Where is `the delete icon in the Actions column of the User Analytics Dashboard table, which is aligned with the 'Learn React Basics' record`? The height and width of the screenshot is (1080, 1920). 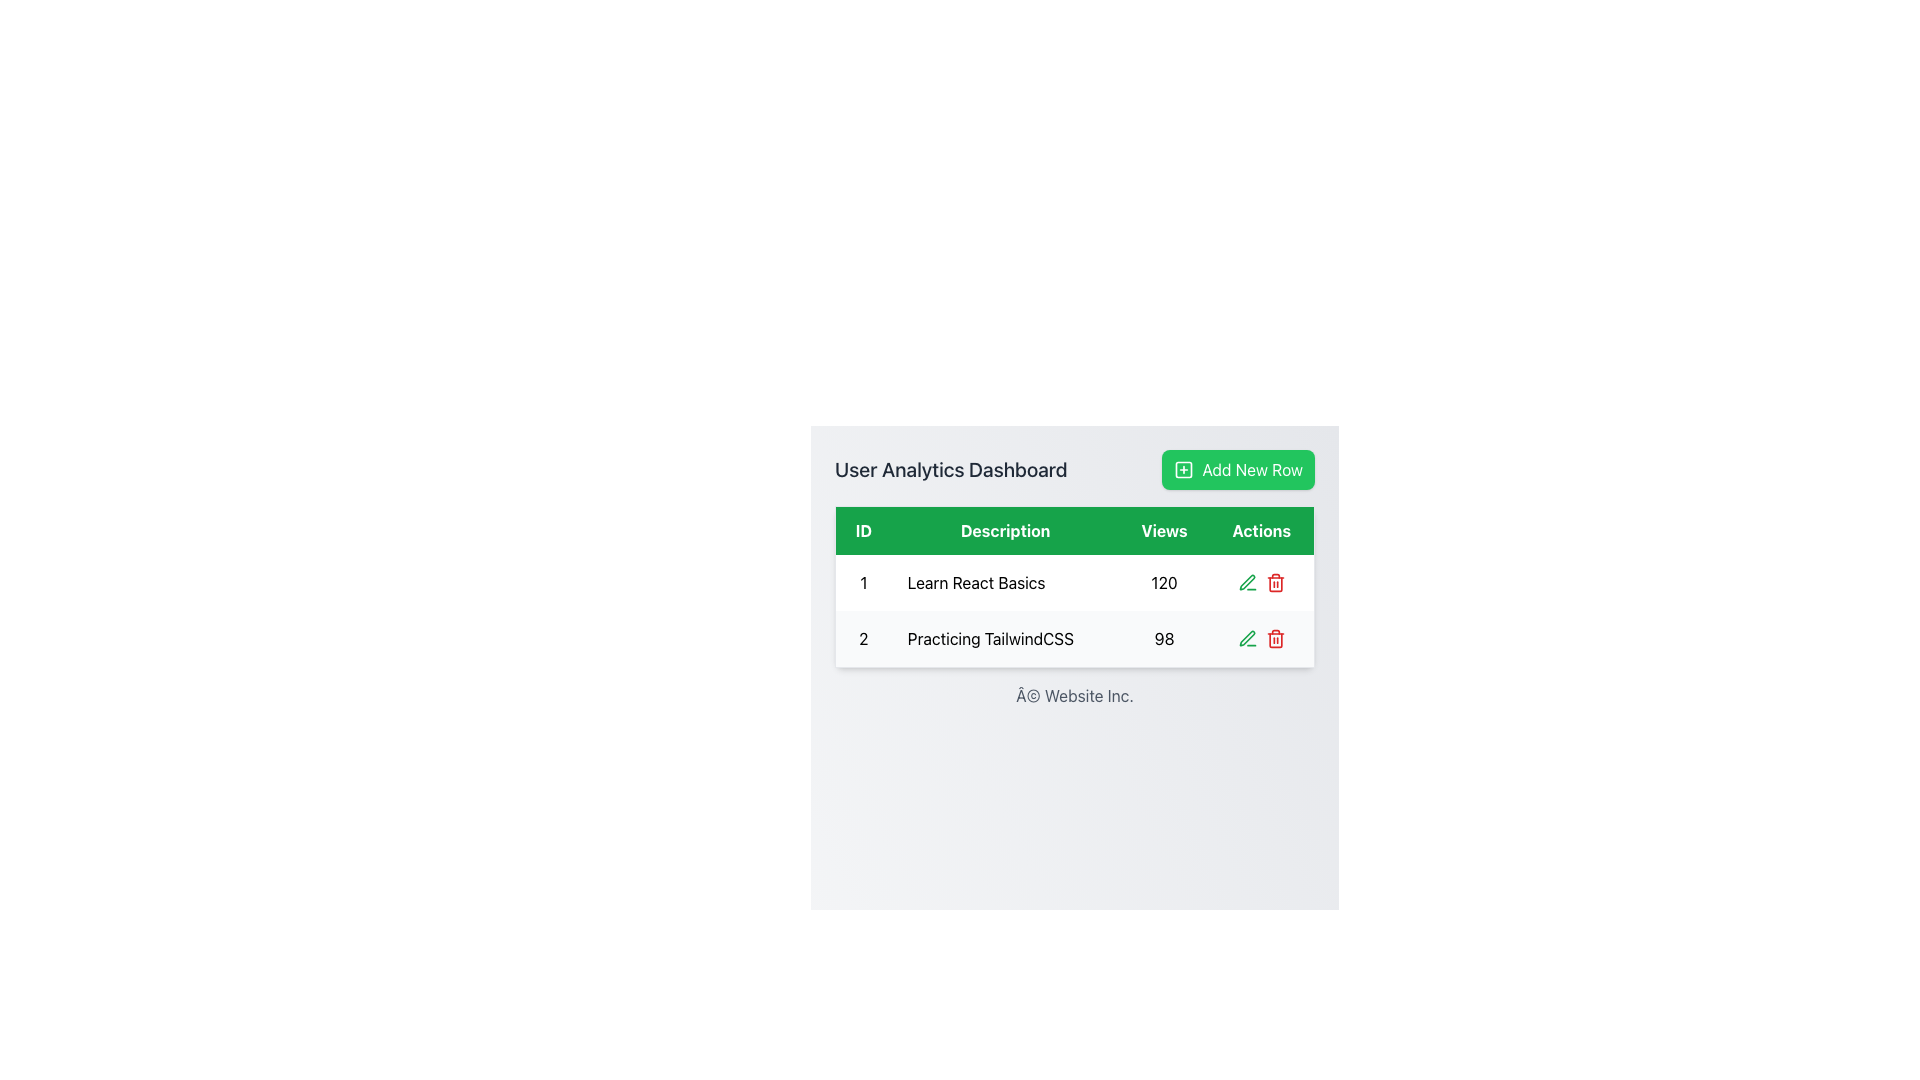
the delete icon in the Actions column of the User Analytics Dashboard table, which is aligned with the 'Learn React Basics' record is located at coordinates (1261, 582).